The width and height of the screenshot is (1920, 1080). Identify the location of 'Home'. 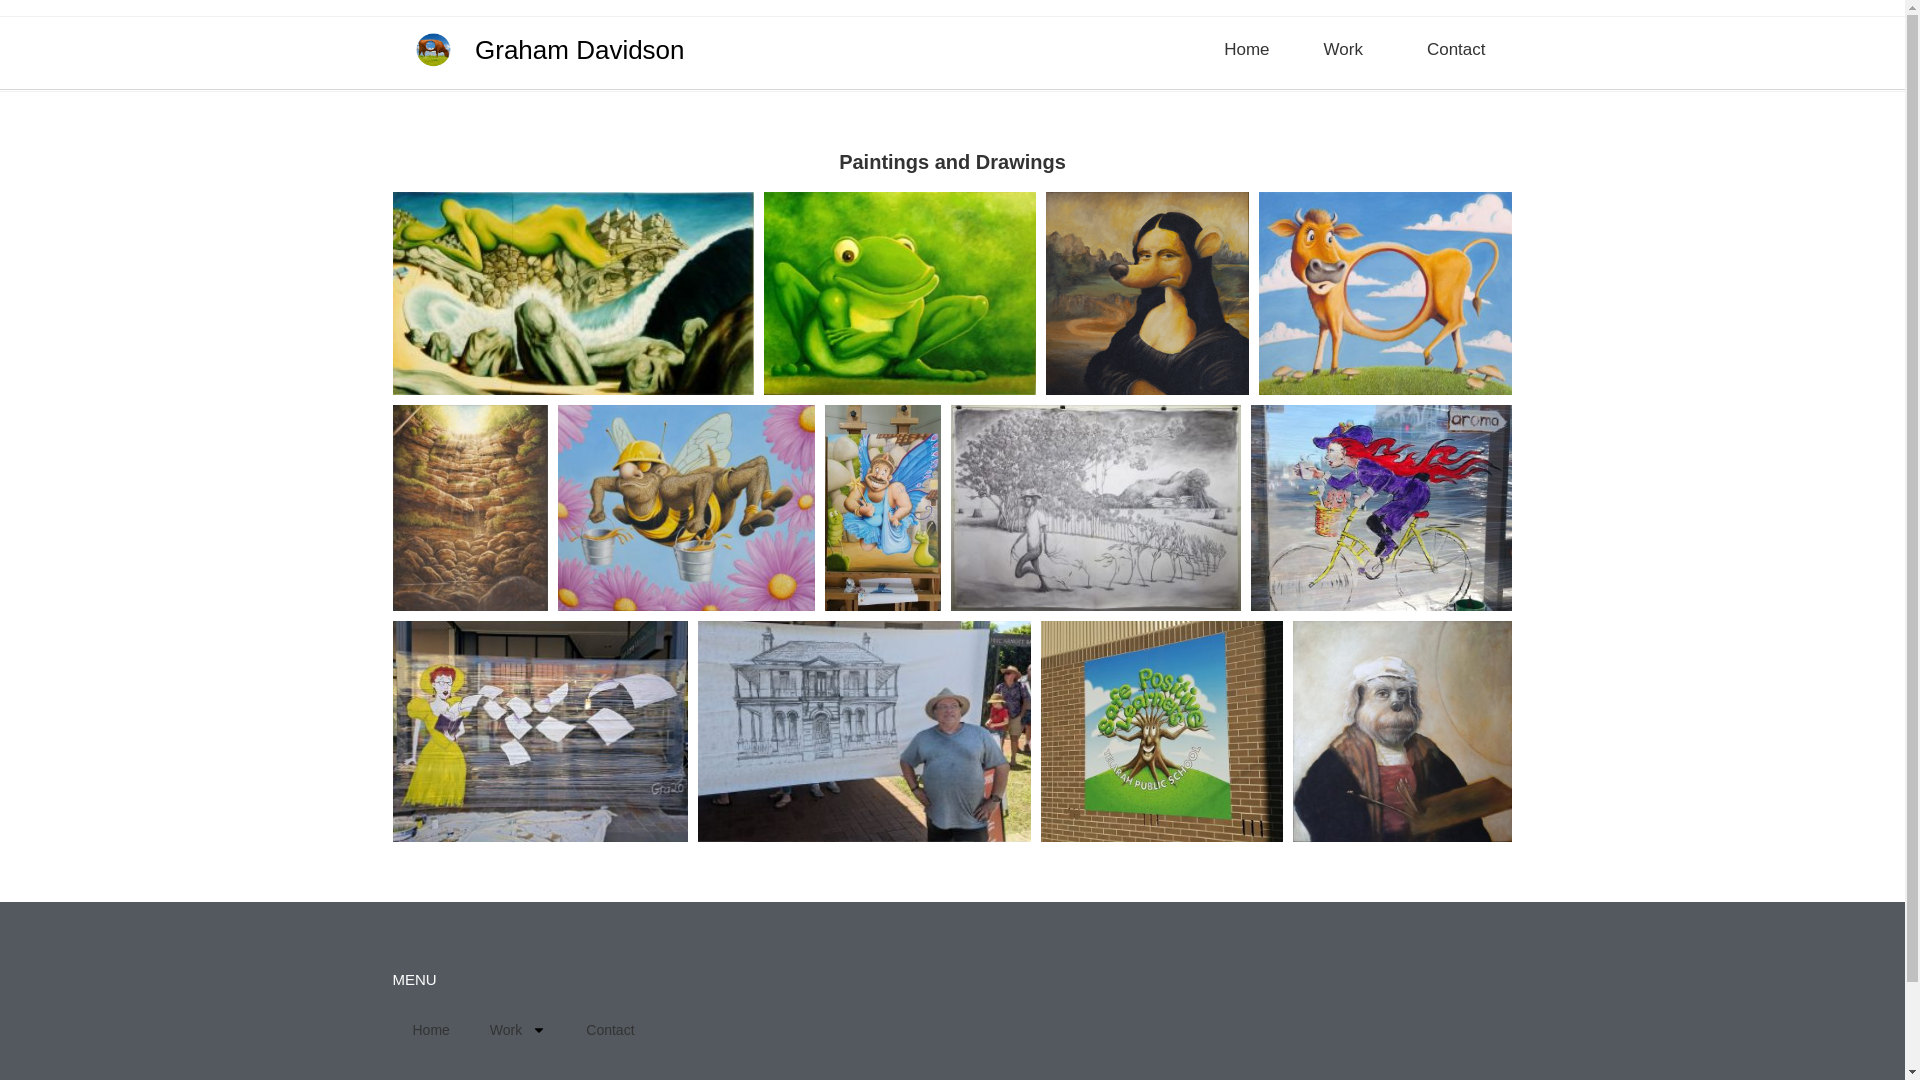
(1245, 49).